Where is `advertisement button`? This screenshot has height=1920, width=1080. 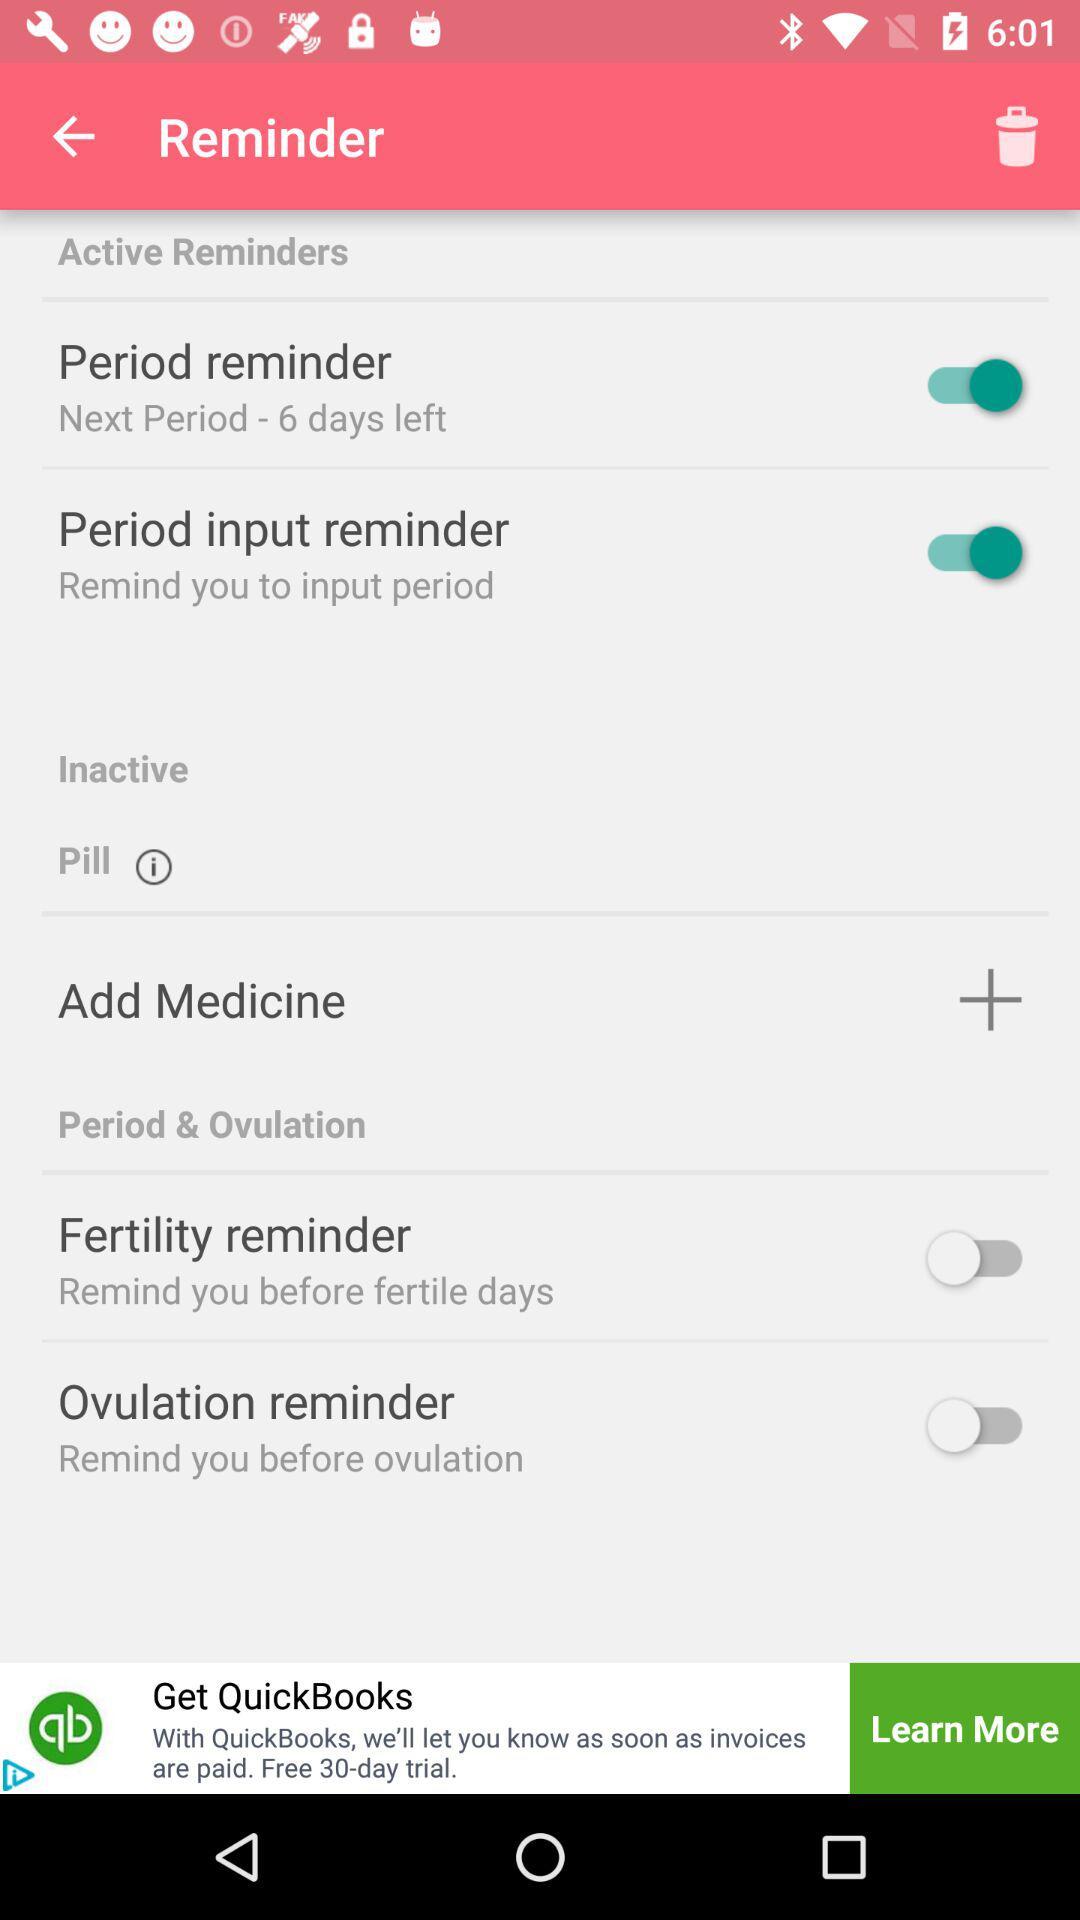 advertisement button is located at coordinates (18, 1775).